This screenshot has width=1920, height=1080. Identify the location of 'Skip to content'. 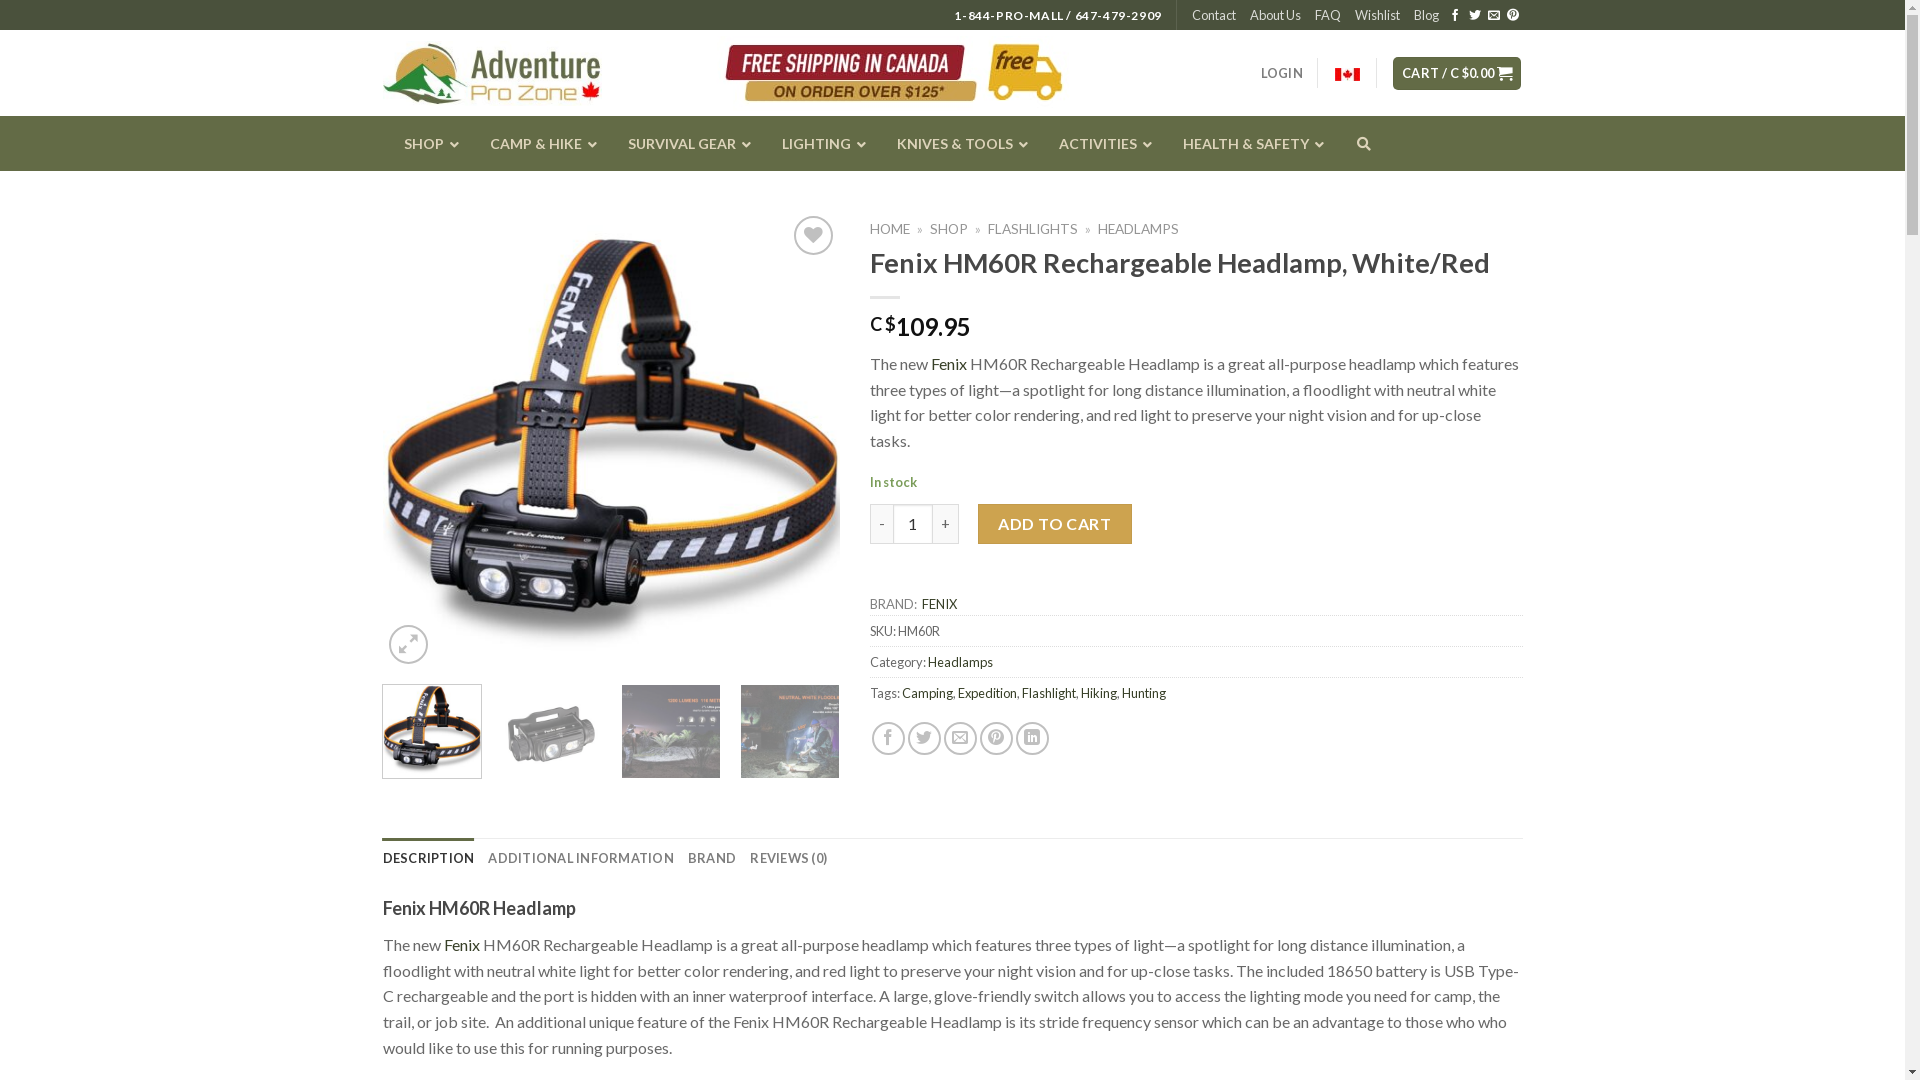
(0, 0).